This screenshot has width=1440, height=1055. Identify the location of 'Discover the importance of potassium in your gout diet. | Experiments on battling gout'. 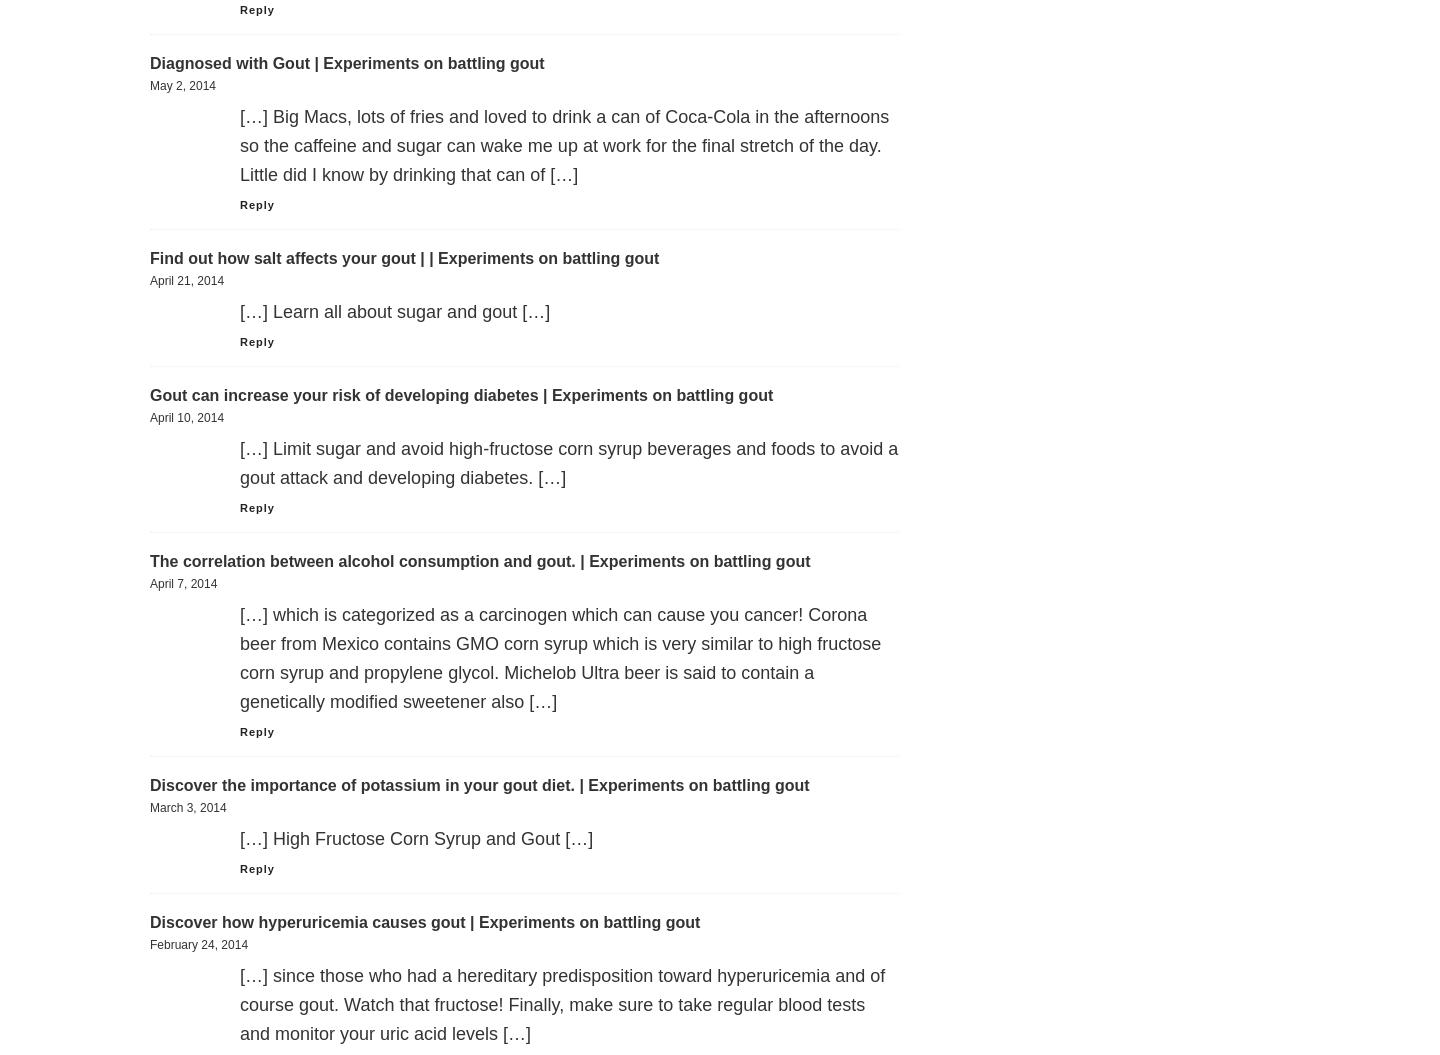
(149, 784).